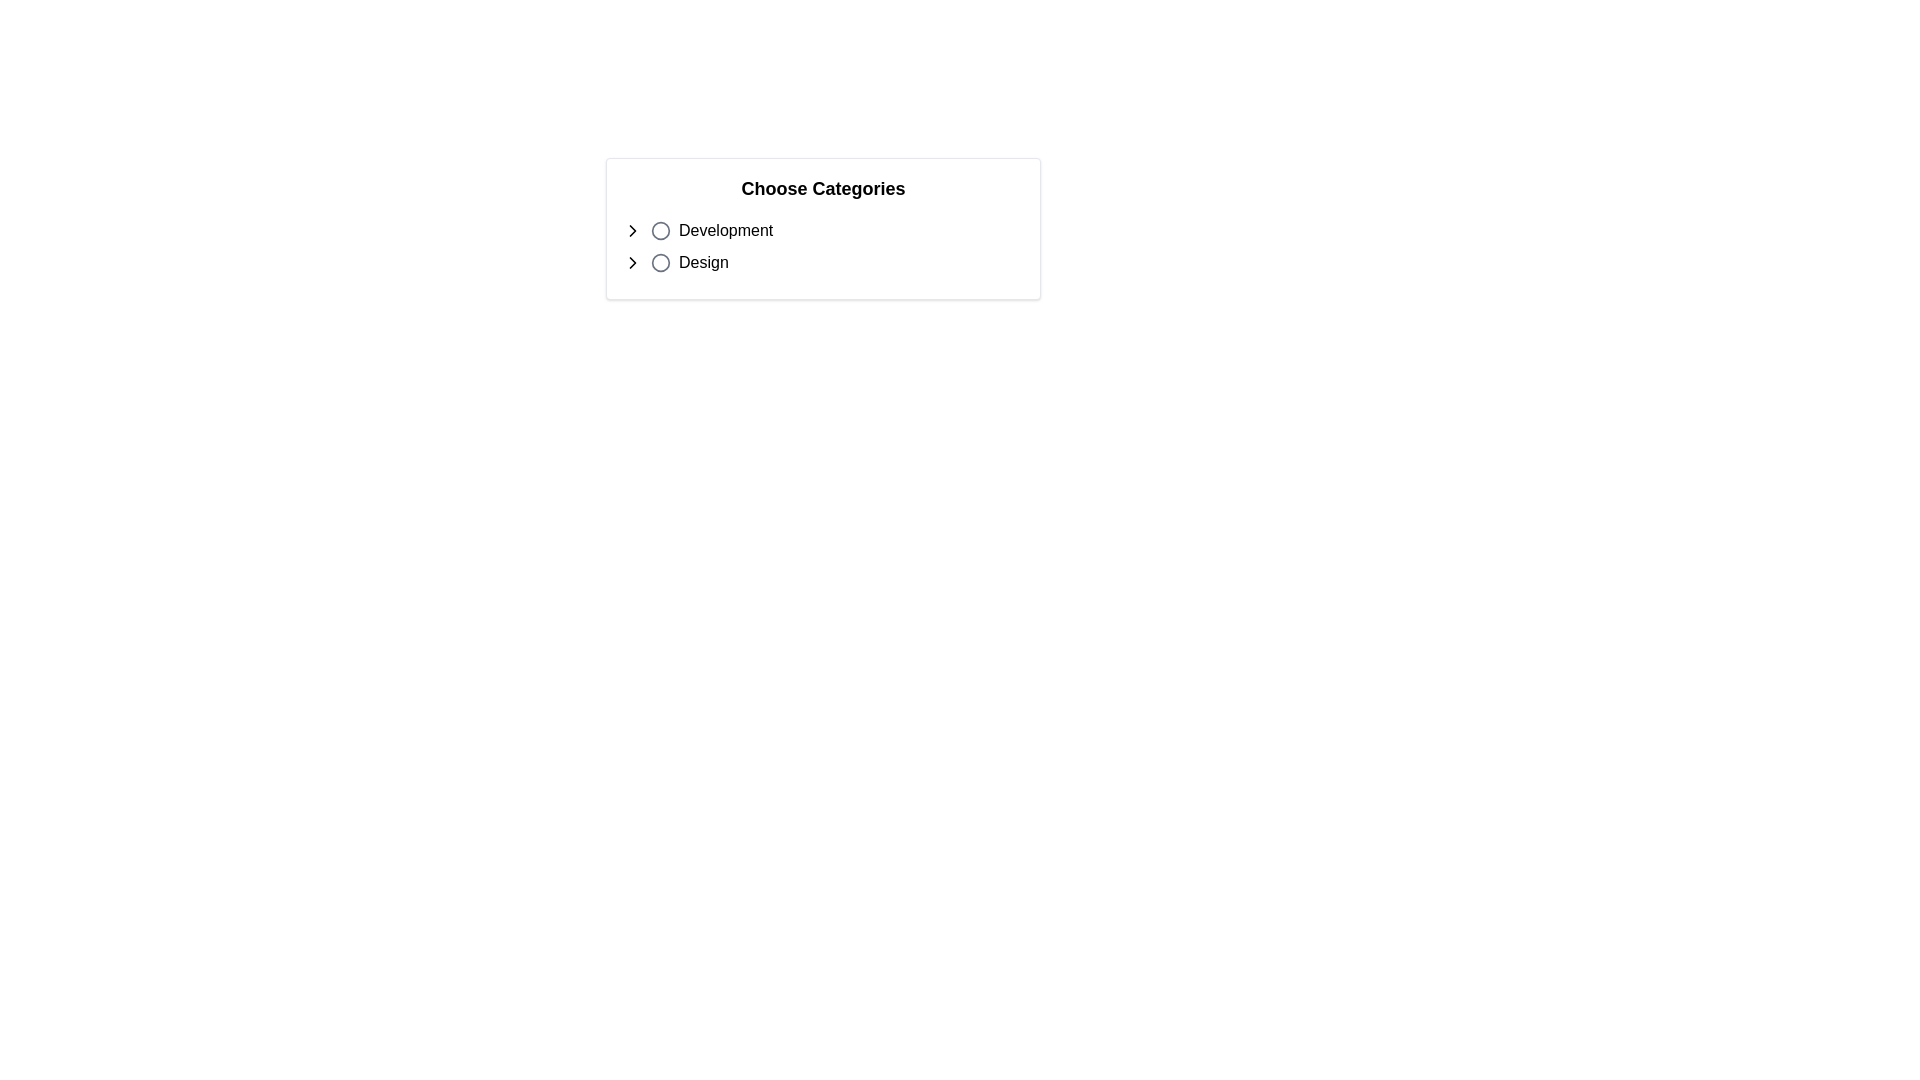  Describe the element at coordinates (632, 230) in the screenshot. I see `the circular button with a chevron arrow pointing right, which is positioned to the left of the text 'Development'` at that location.